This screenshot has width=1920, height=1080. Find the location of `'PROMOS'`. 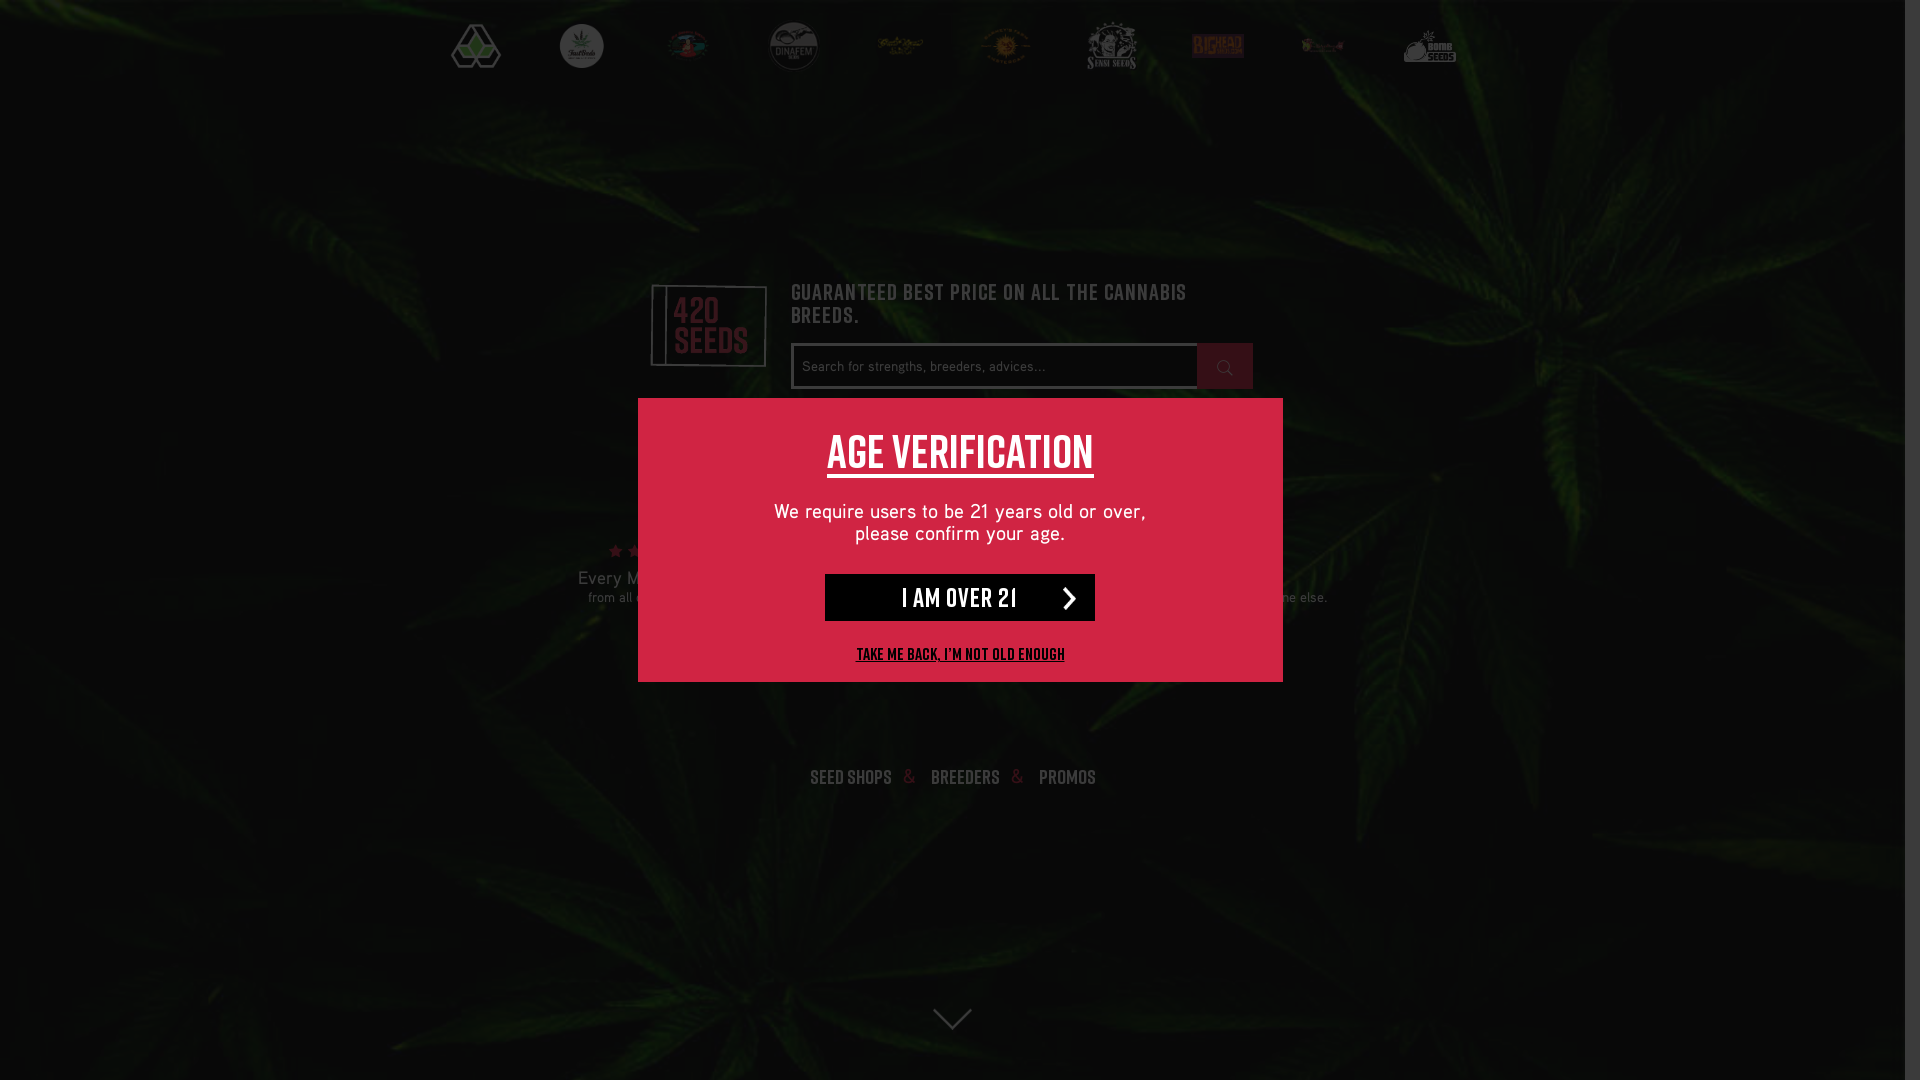

'PROMOS' is located at coordinates (1065, 774).